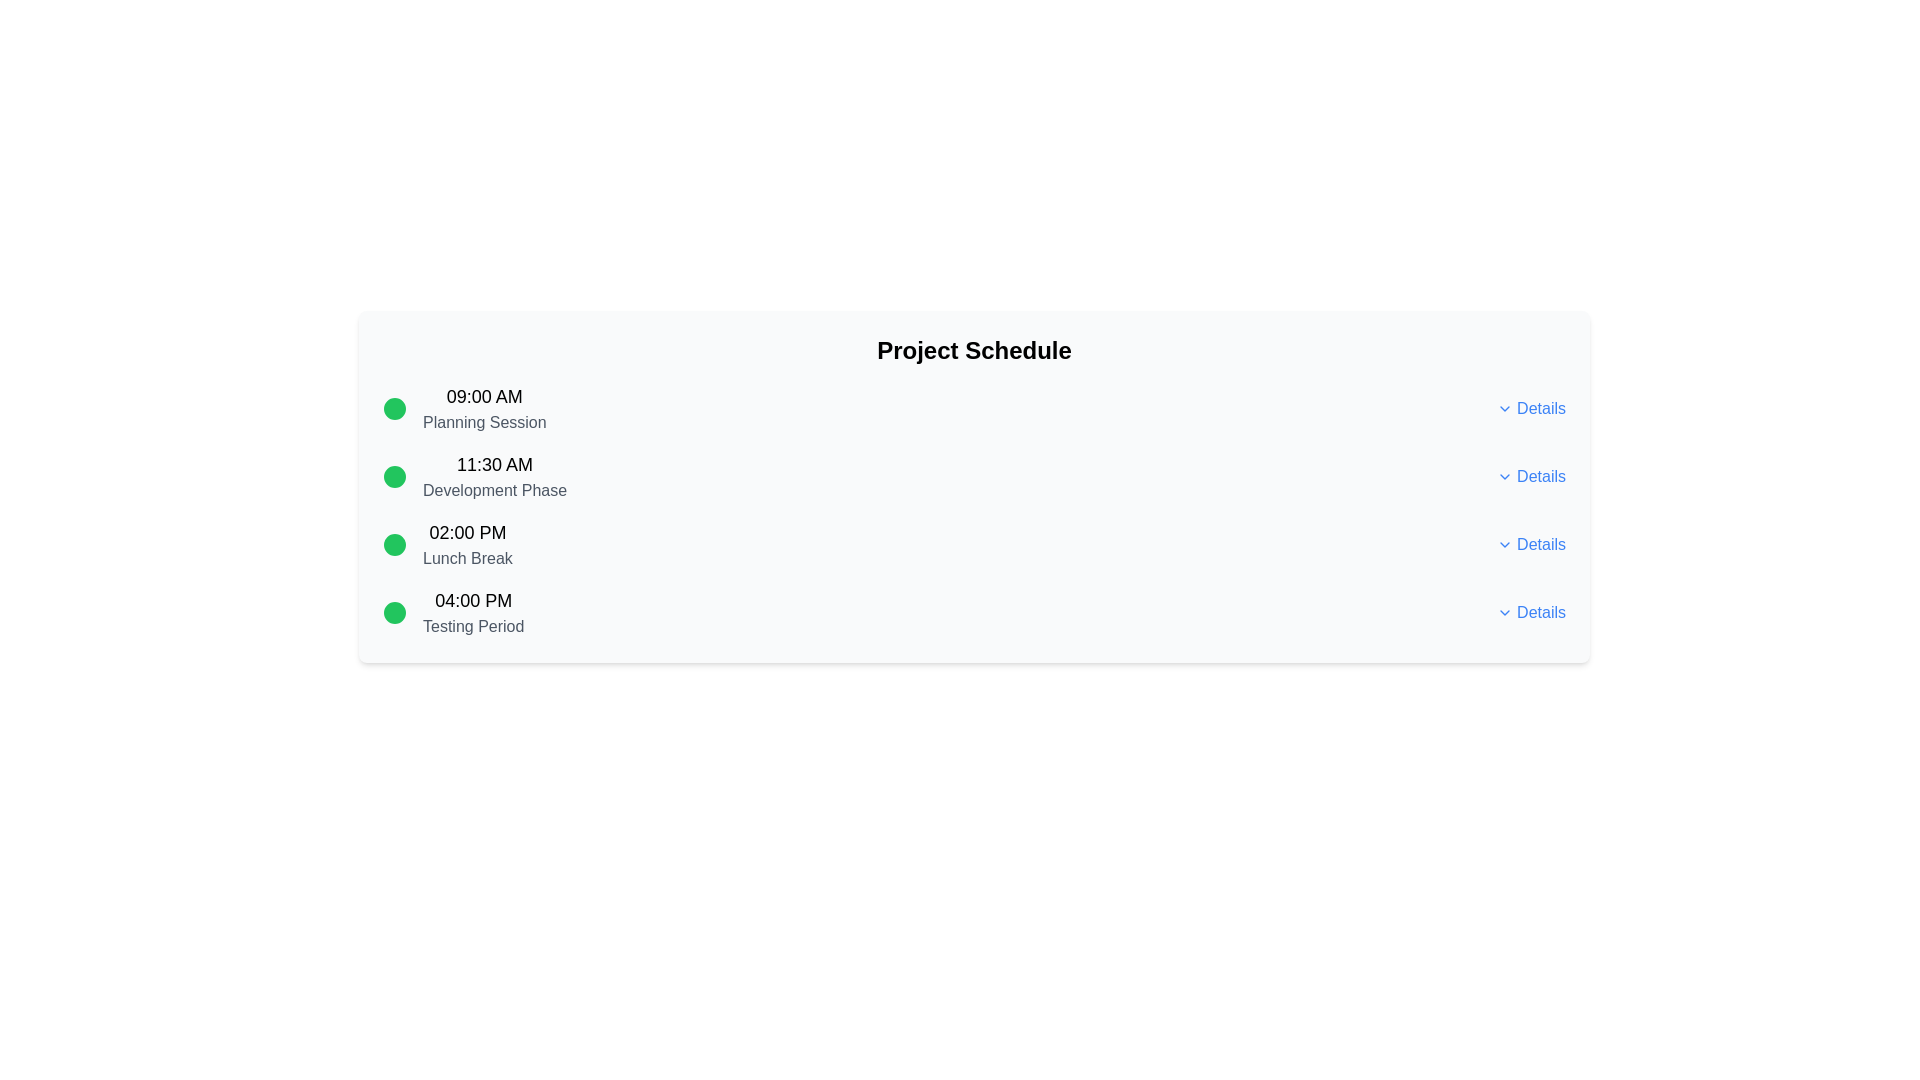 This screenshot has height=1080, width=1920. Describe the element at coordinates (494, 465) in the screenshot. I see `the static text label displaying '11:30 AM' located in the 'Project Schedule' under the 'Development Phase' timeline entry` at that location.